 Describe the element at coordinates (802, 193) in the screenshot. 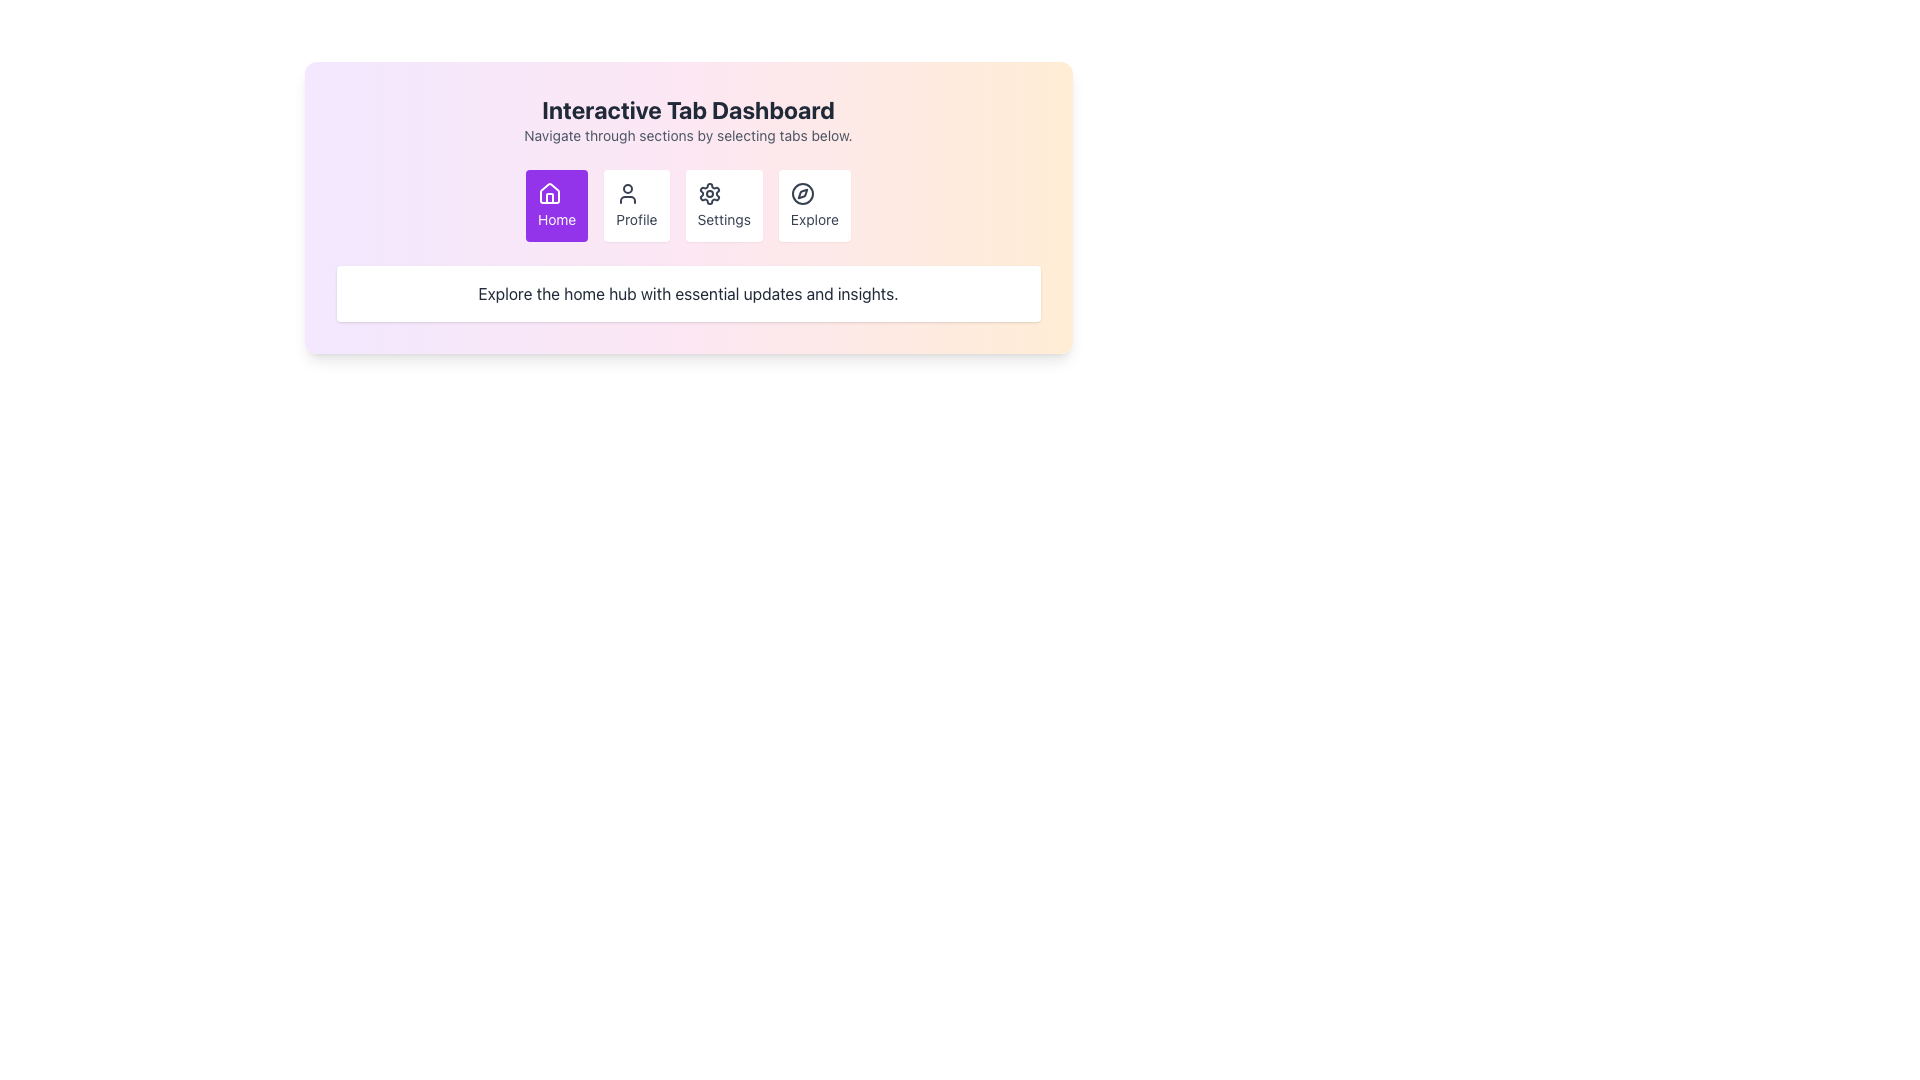

I see `the compass graphic icon located in the upper-right section of the 'Explore' button, which is part of a horizontal navigation row that includes 'Home', 'Profile', and 'Settings'` at that location.